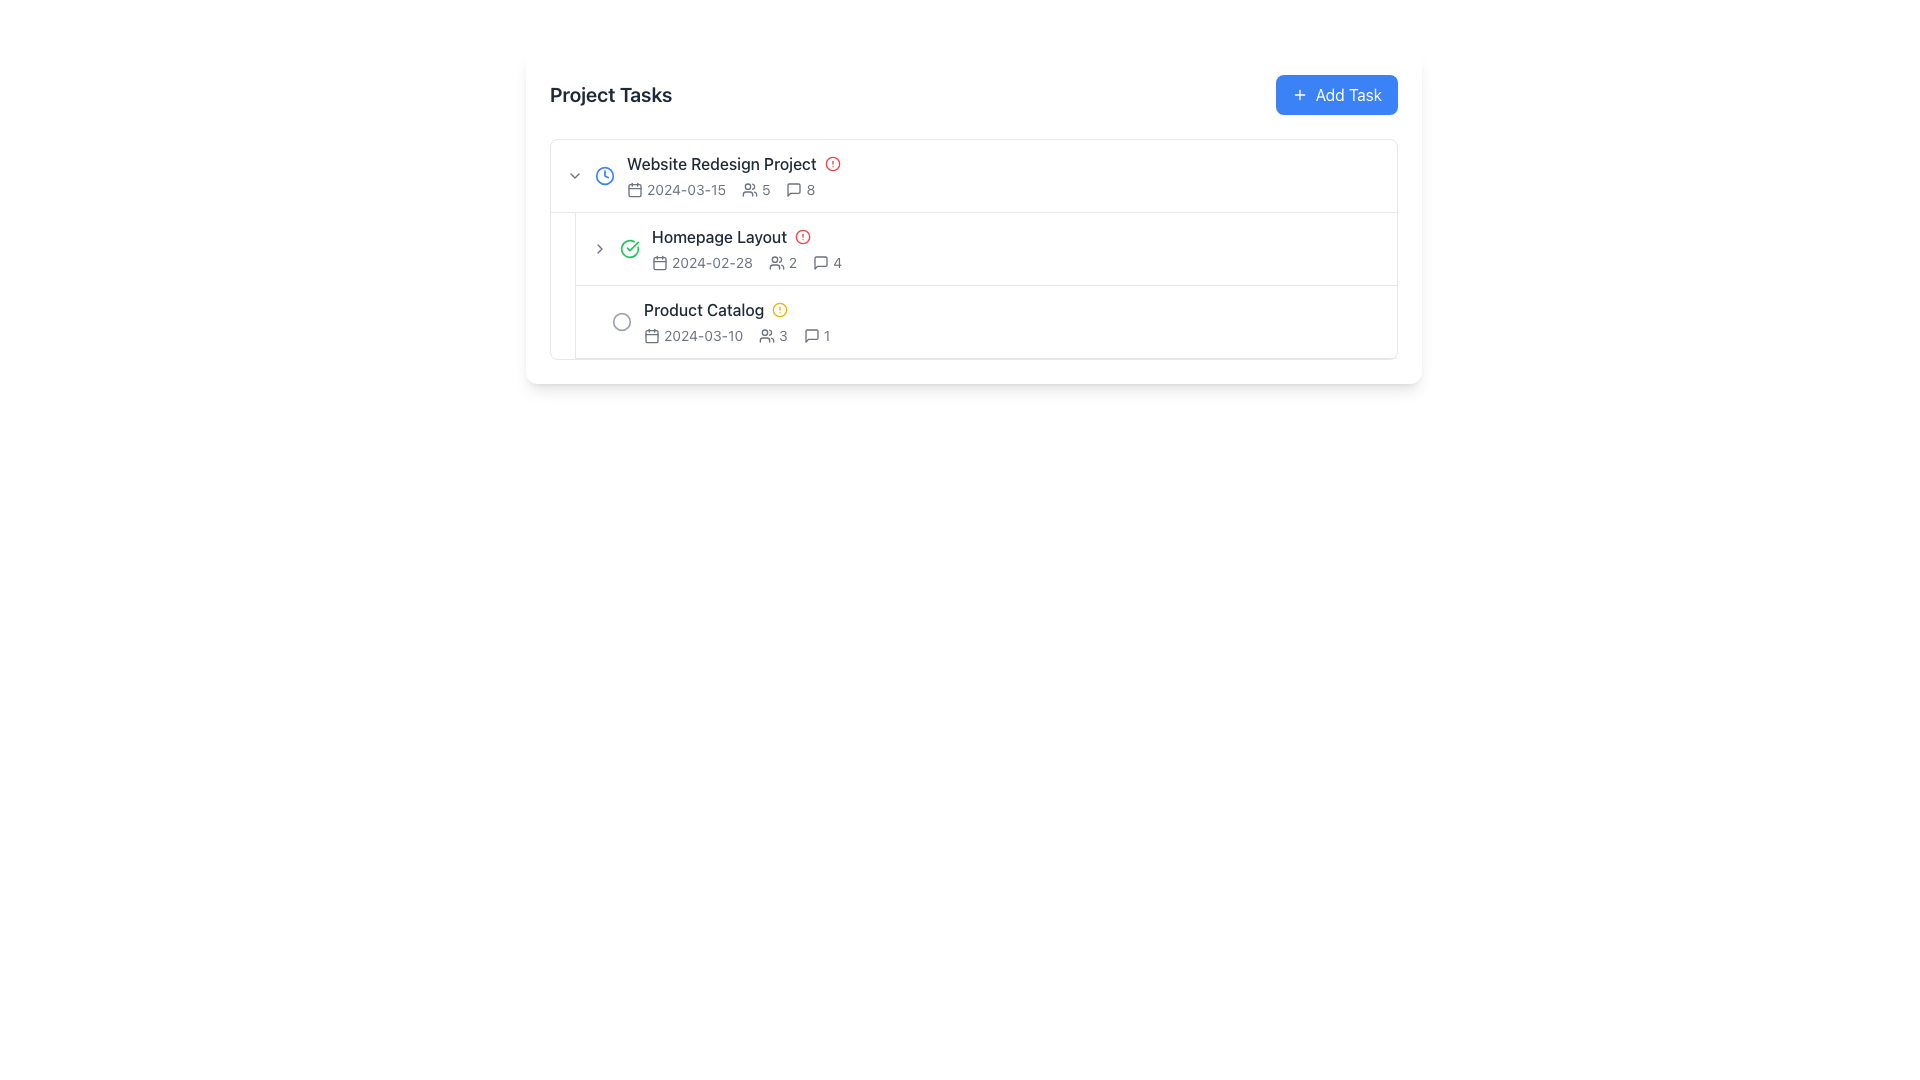 The height and width of the screenshot is (1080, 1920). What do you see at coordinates (816, 334) in the screenshot?
I see `the comments icon associated with the 'Product Catalog' task` at bounding box center [816, 334].